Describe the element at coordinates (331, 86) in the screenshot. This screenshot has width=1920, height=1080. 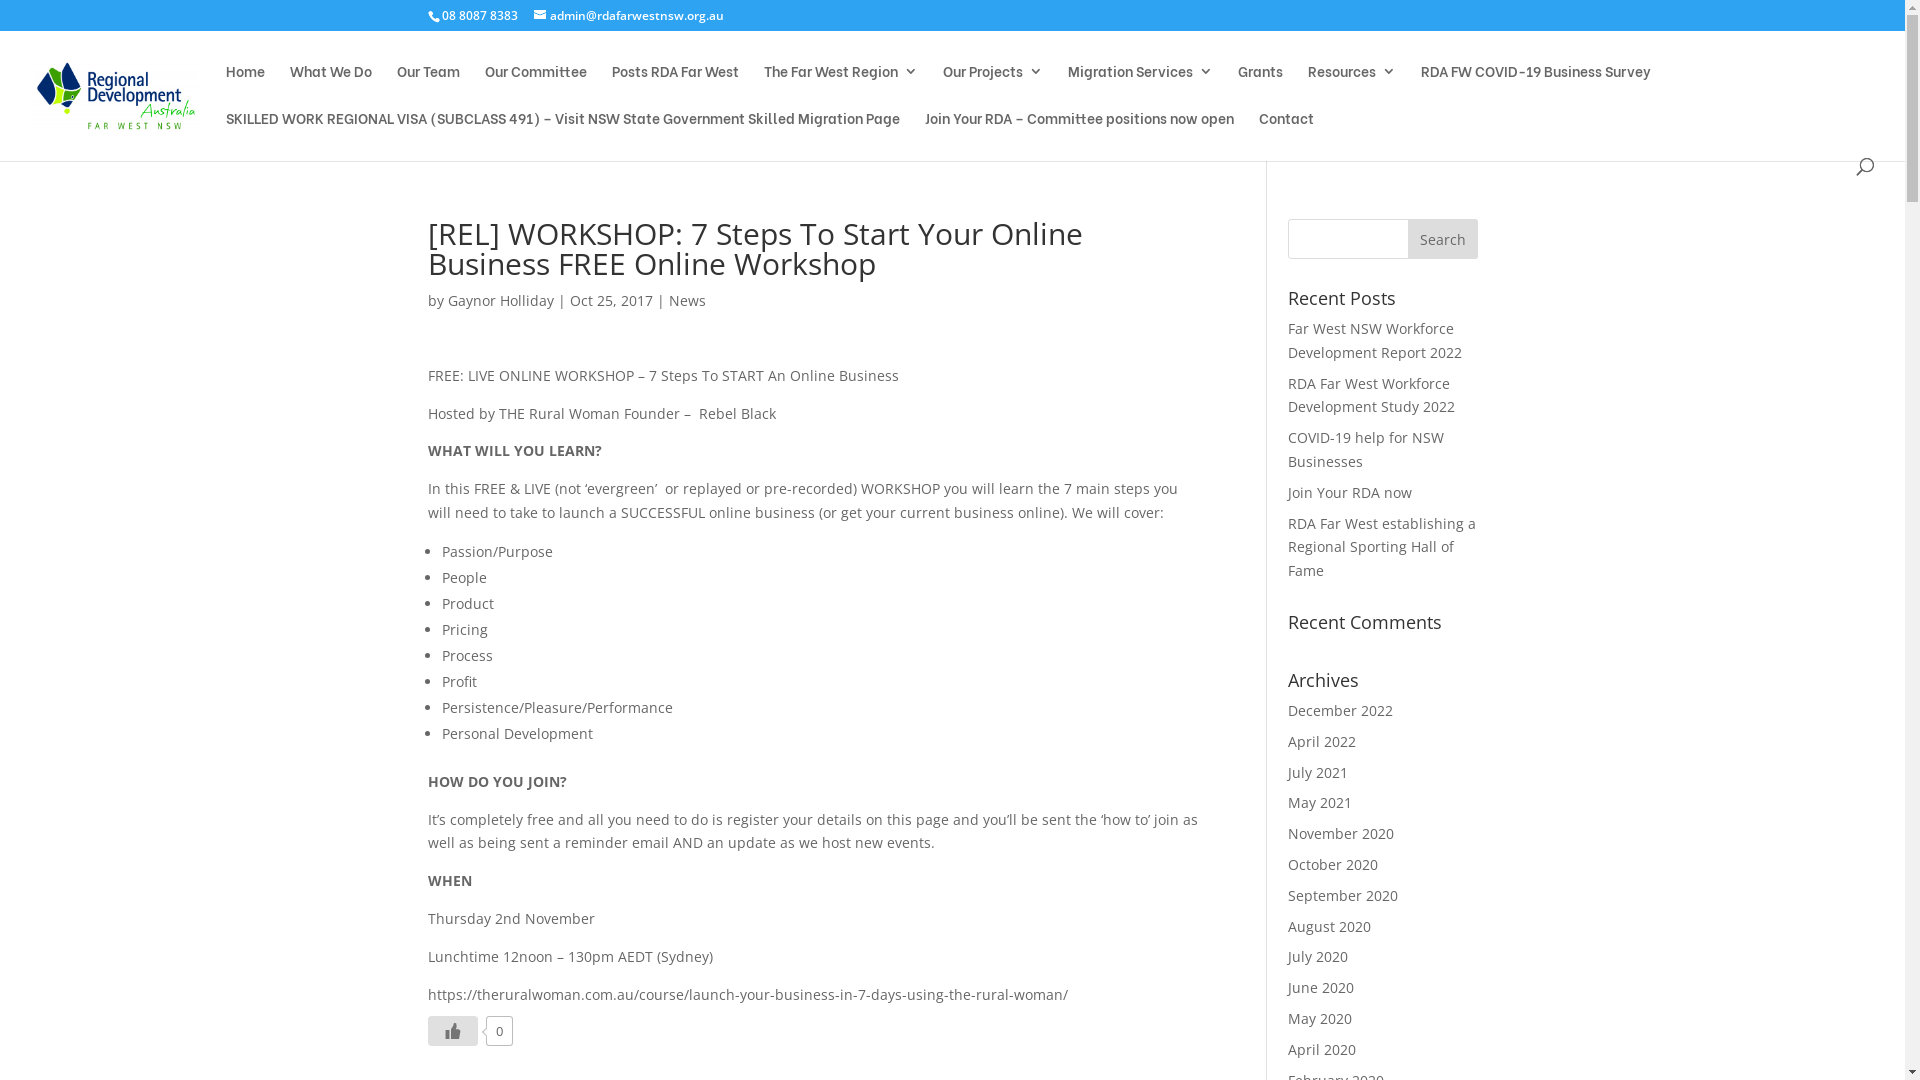
I see `'What We Do'` at that location.